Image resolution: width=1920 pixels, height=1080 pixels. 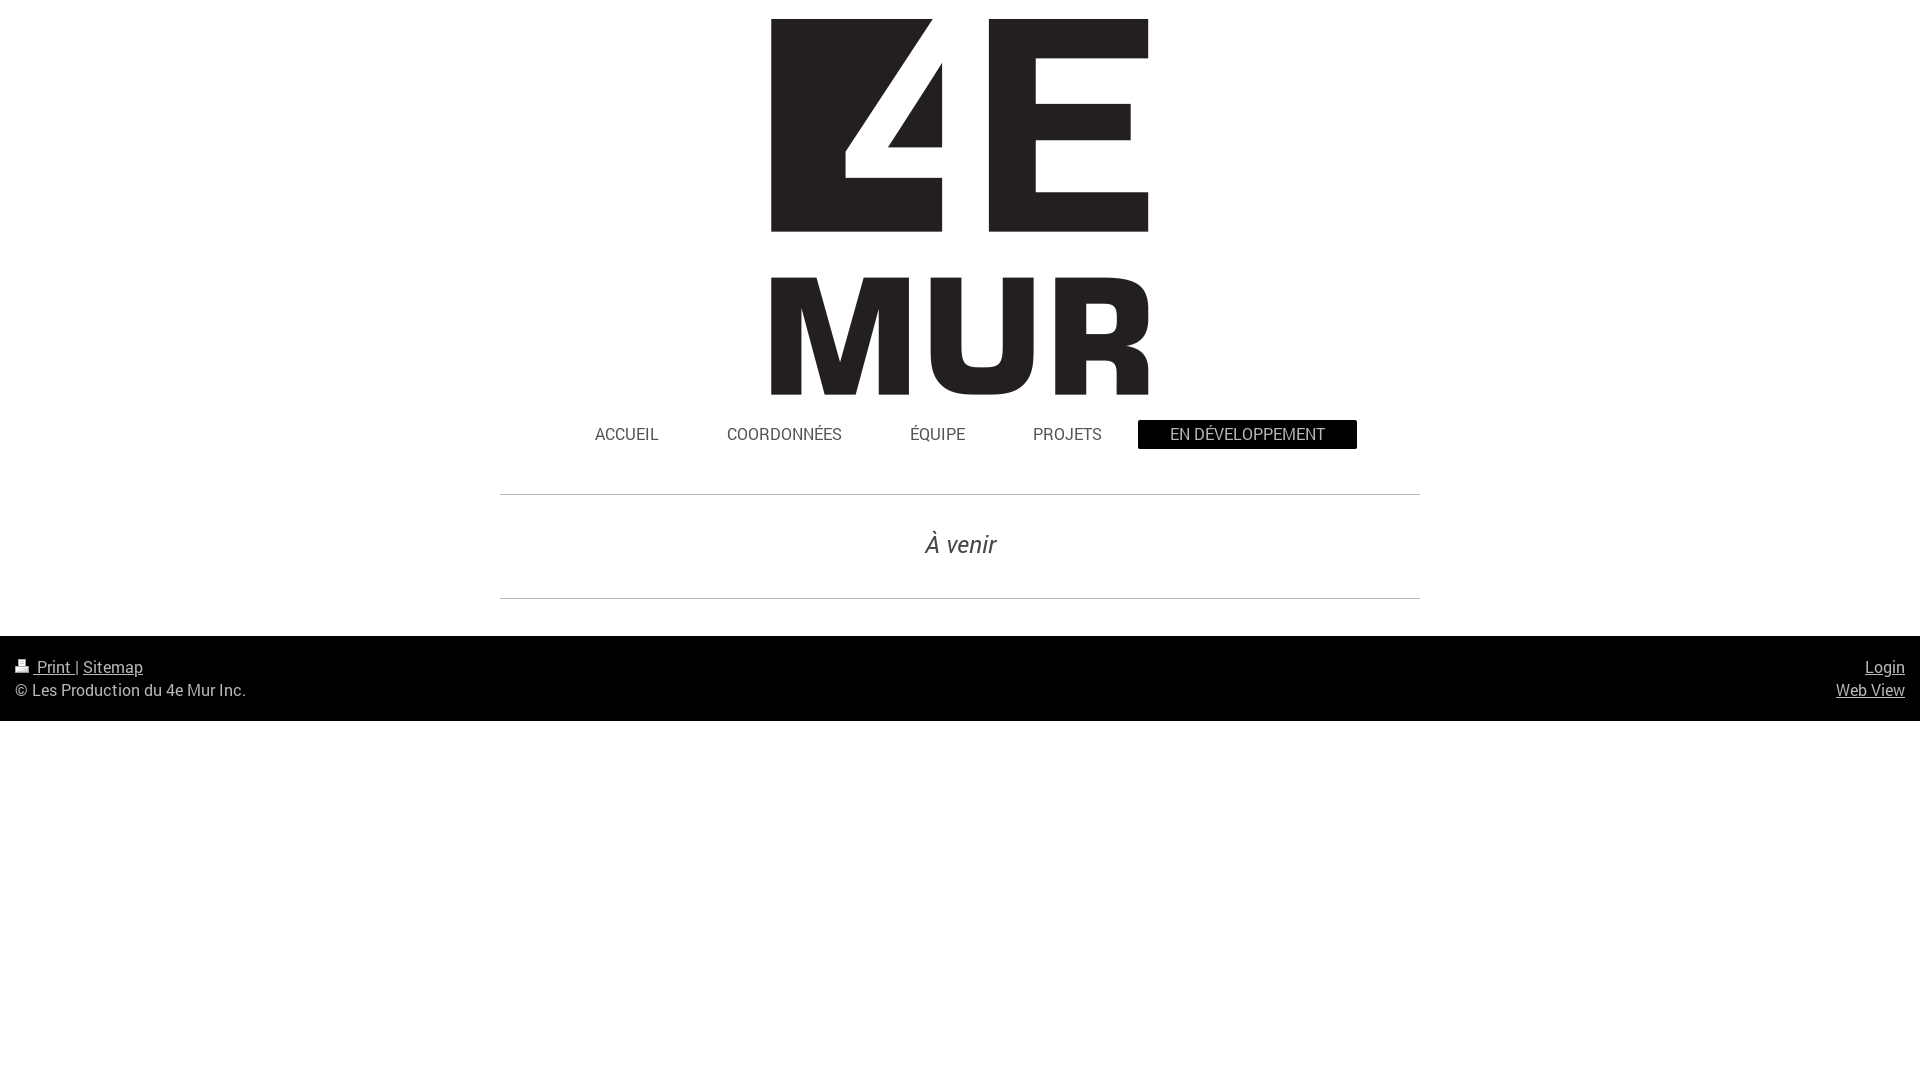 I want to click on 'Print', so click(x=44, y=666).